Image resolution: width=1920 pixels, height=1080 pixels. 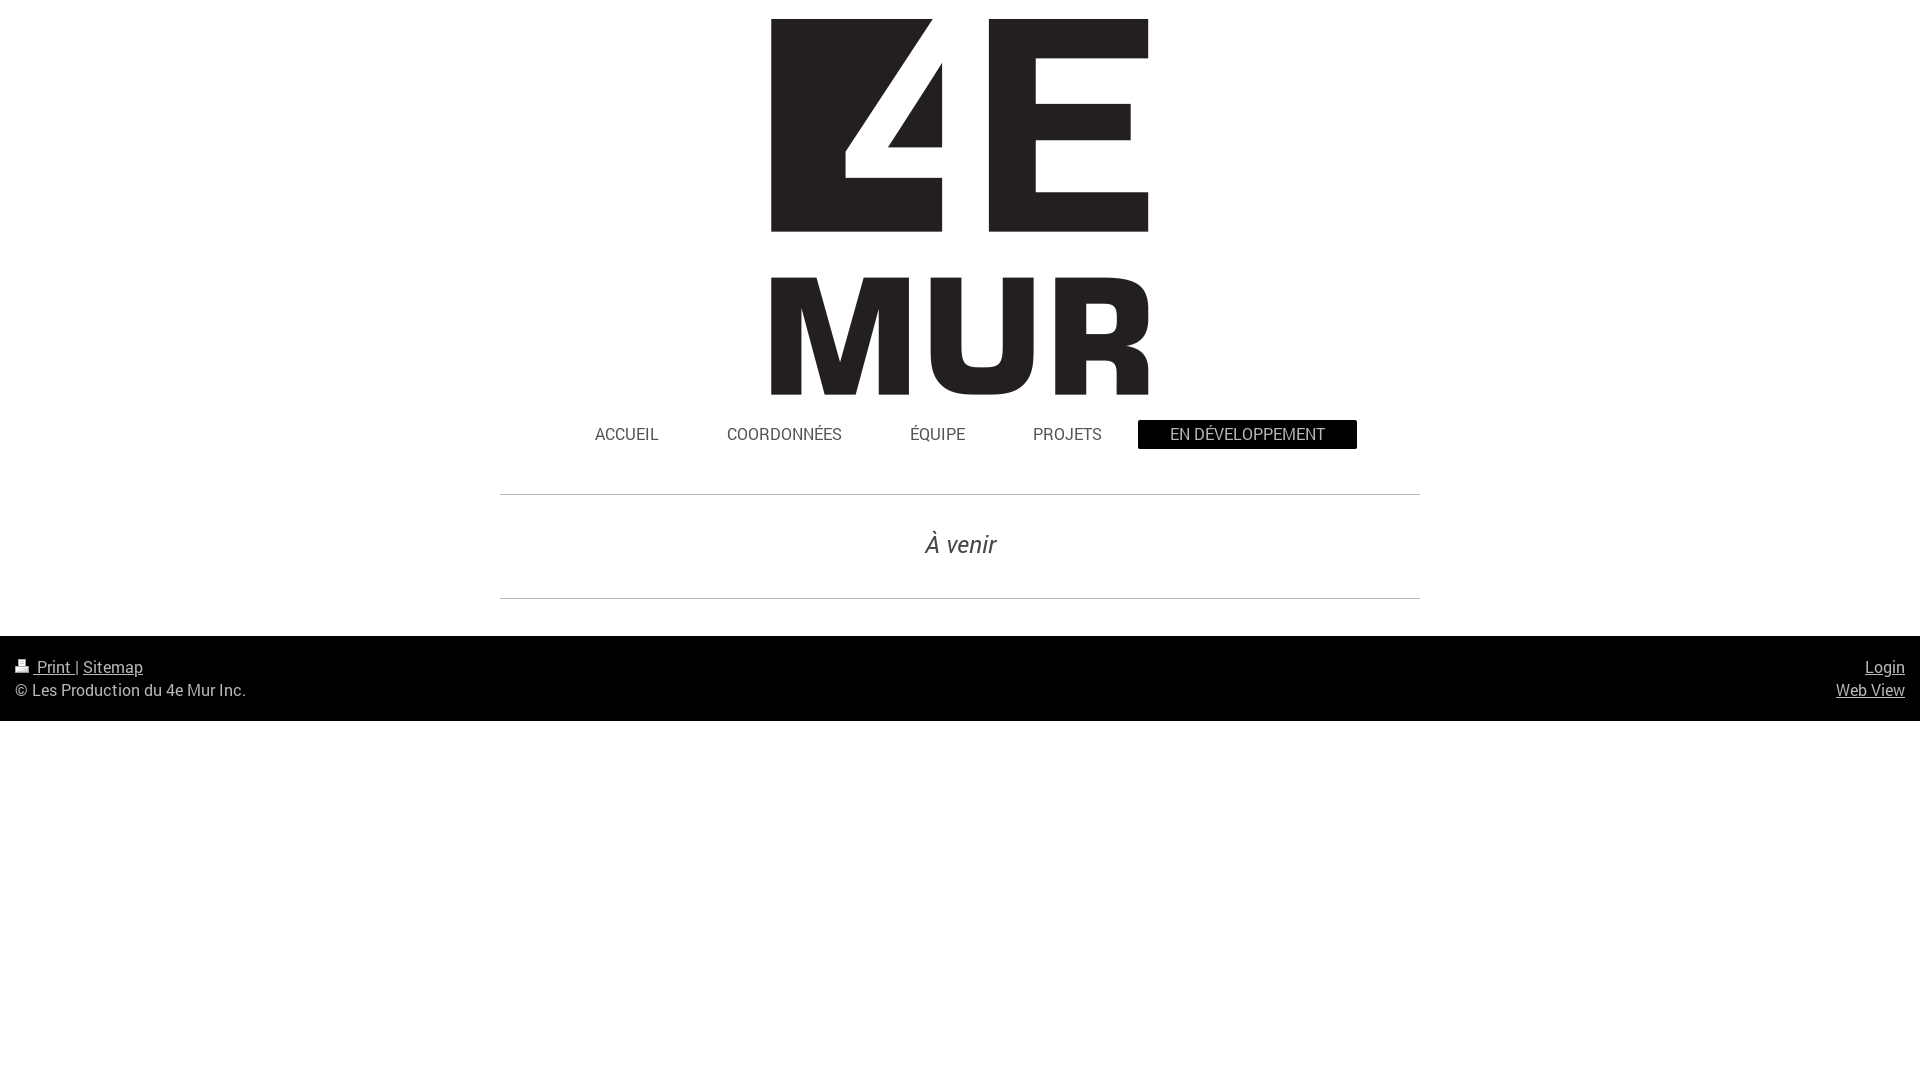 I want to click on 'Print', so click(x=44, y=666).